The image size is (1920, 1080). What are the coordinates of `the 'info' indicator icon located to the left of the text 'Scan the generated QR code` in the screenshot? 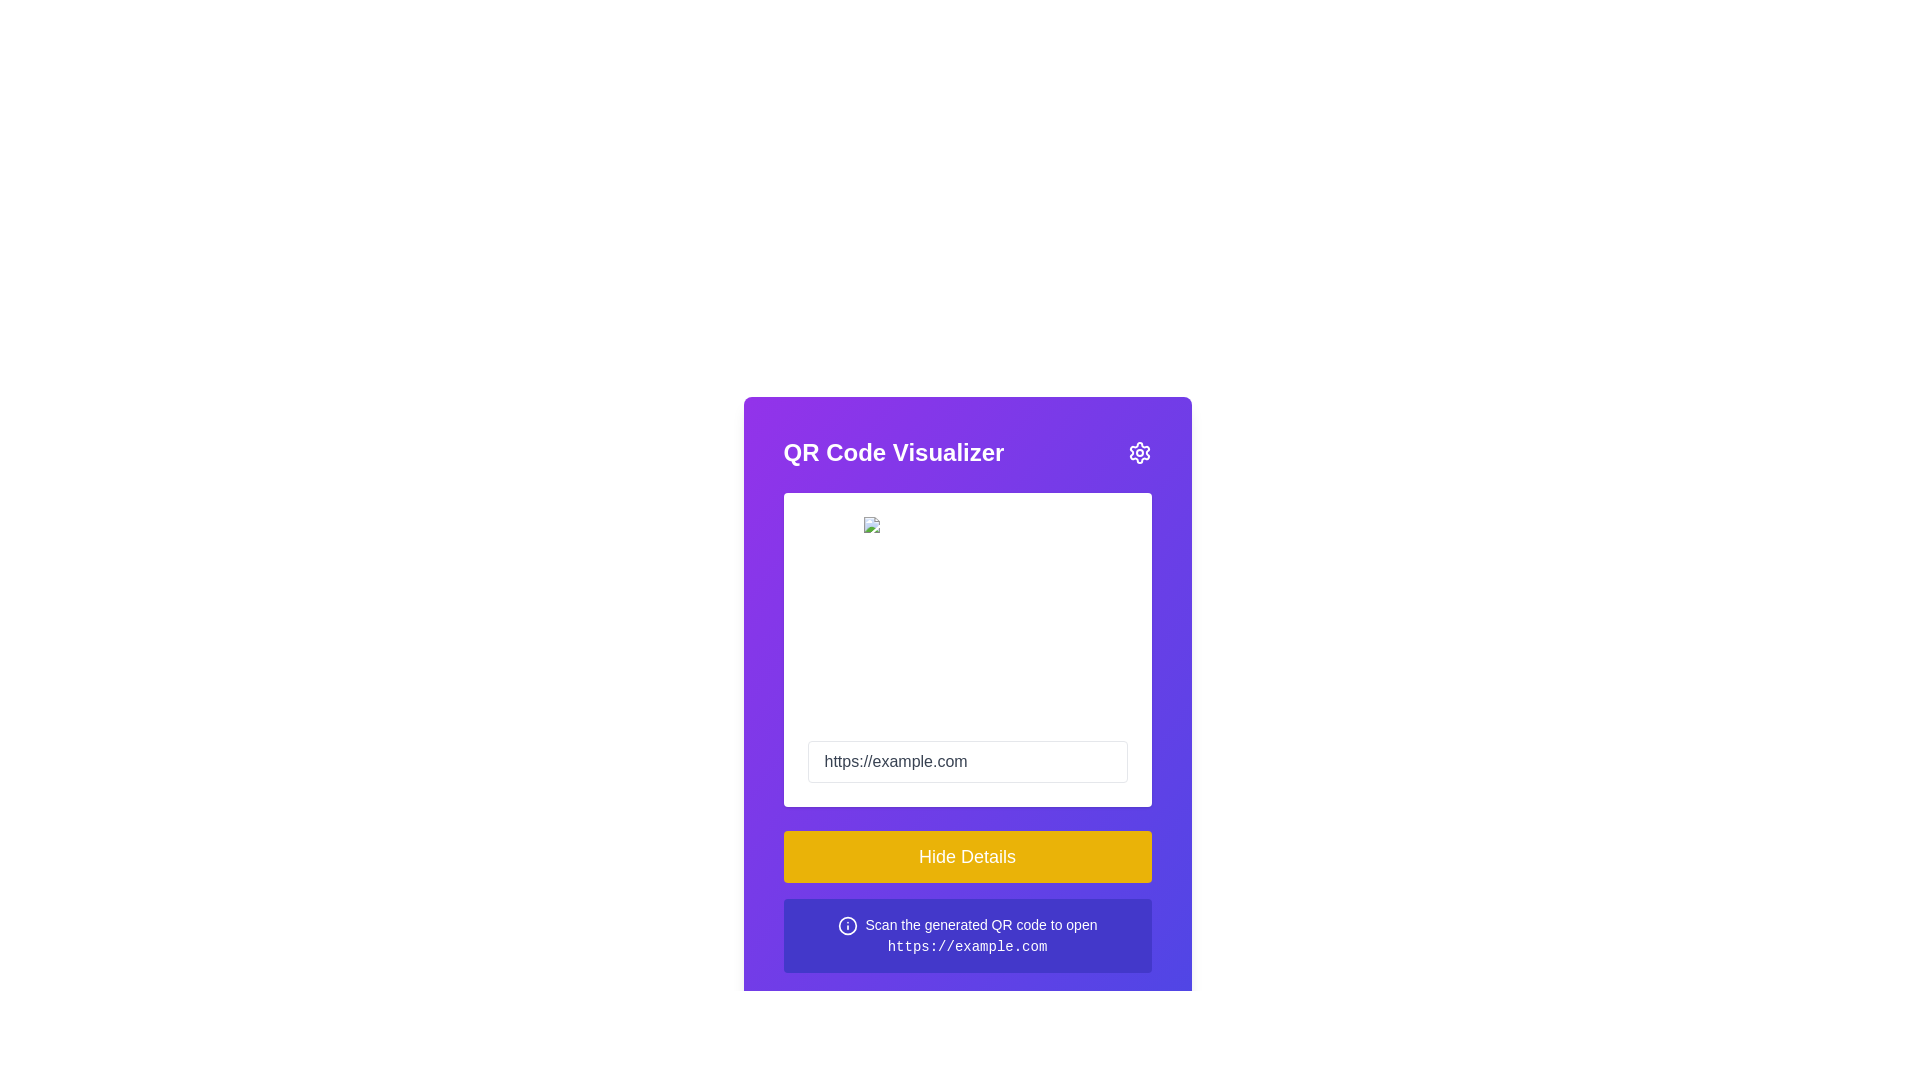 It's located at (847, 926).